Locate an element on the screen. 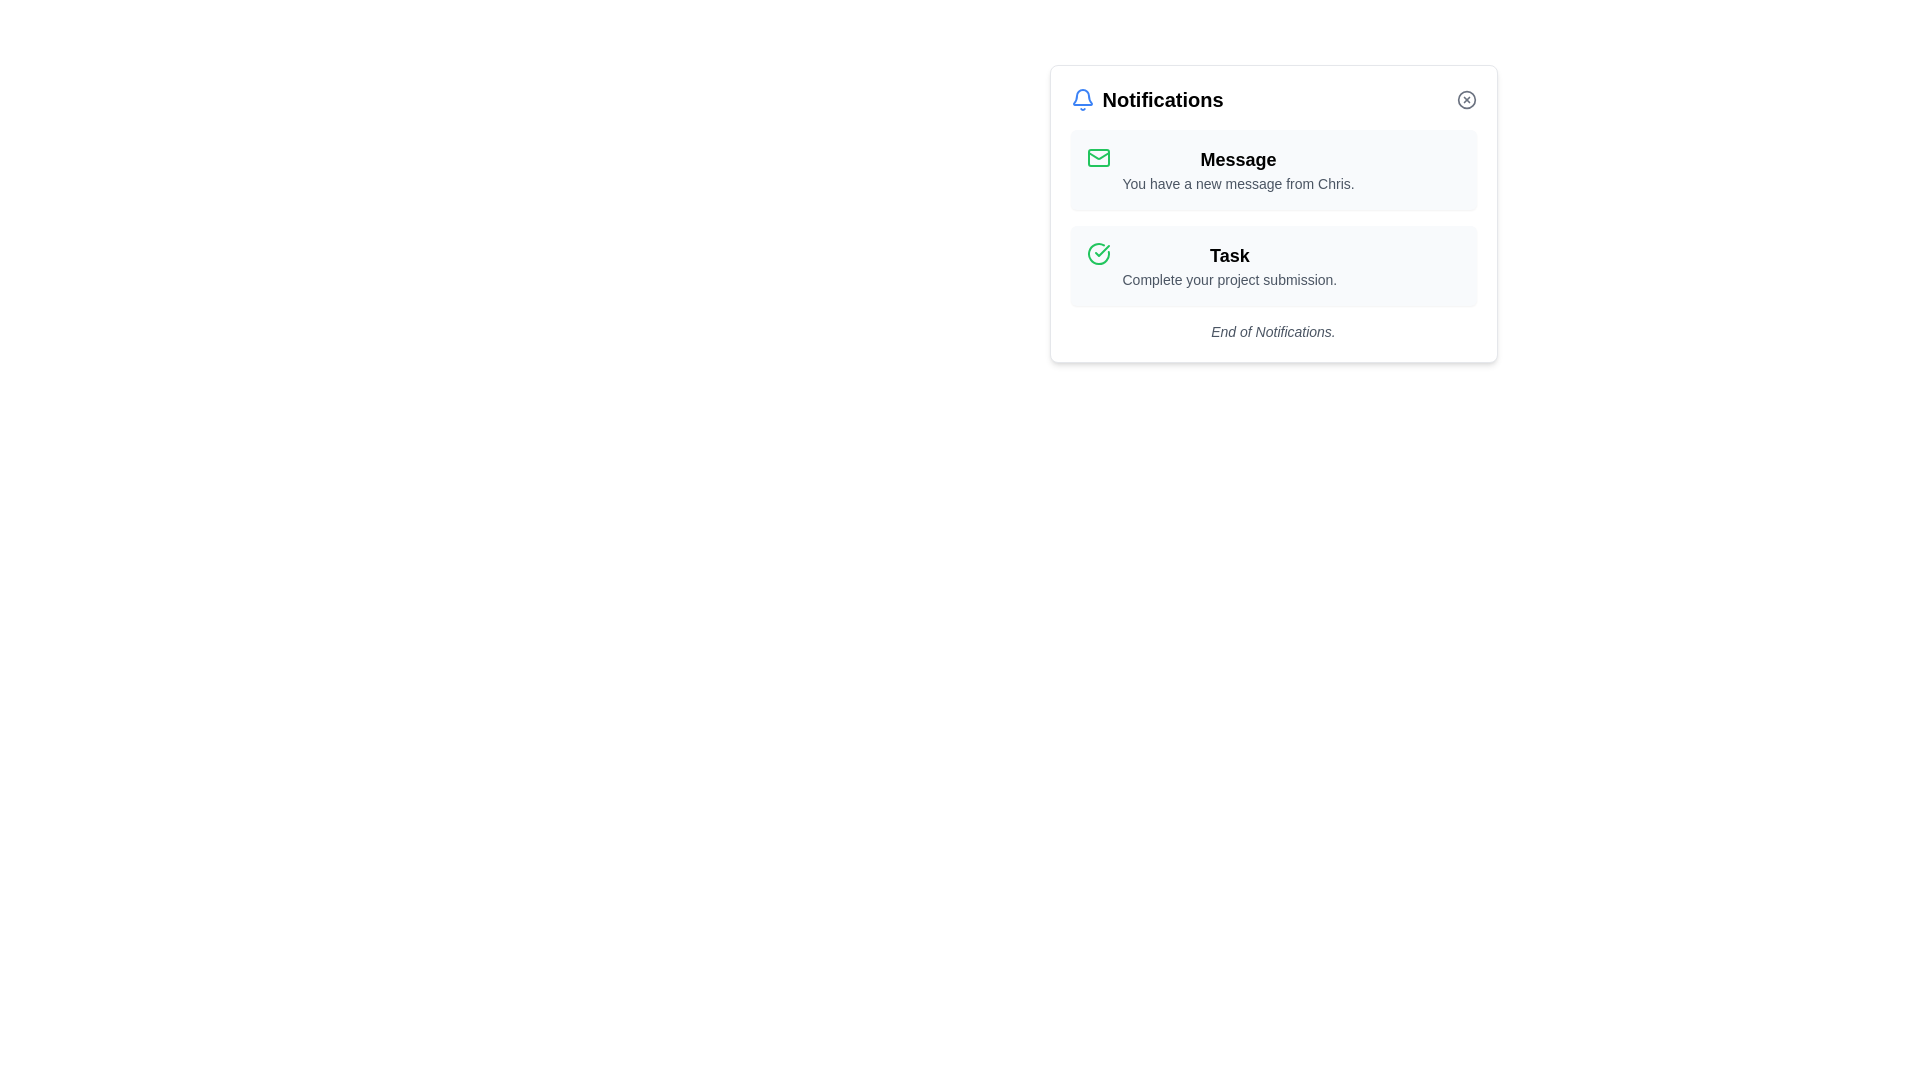 The height and width of the screenshot is (1080, 1920). bold text label containing the word 'Message', which is prominently displayed in the upper-middle section of the notification area, aligned with the envelope icon to its left is located at coordinates (1237, 158).